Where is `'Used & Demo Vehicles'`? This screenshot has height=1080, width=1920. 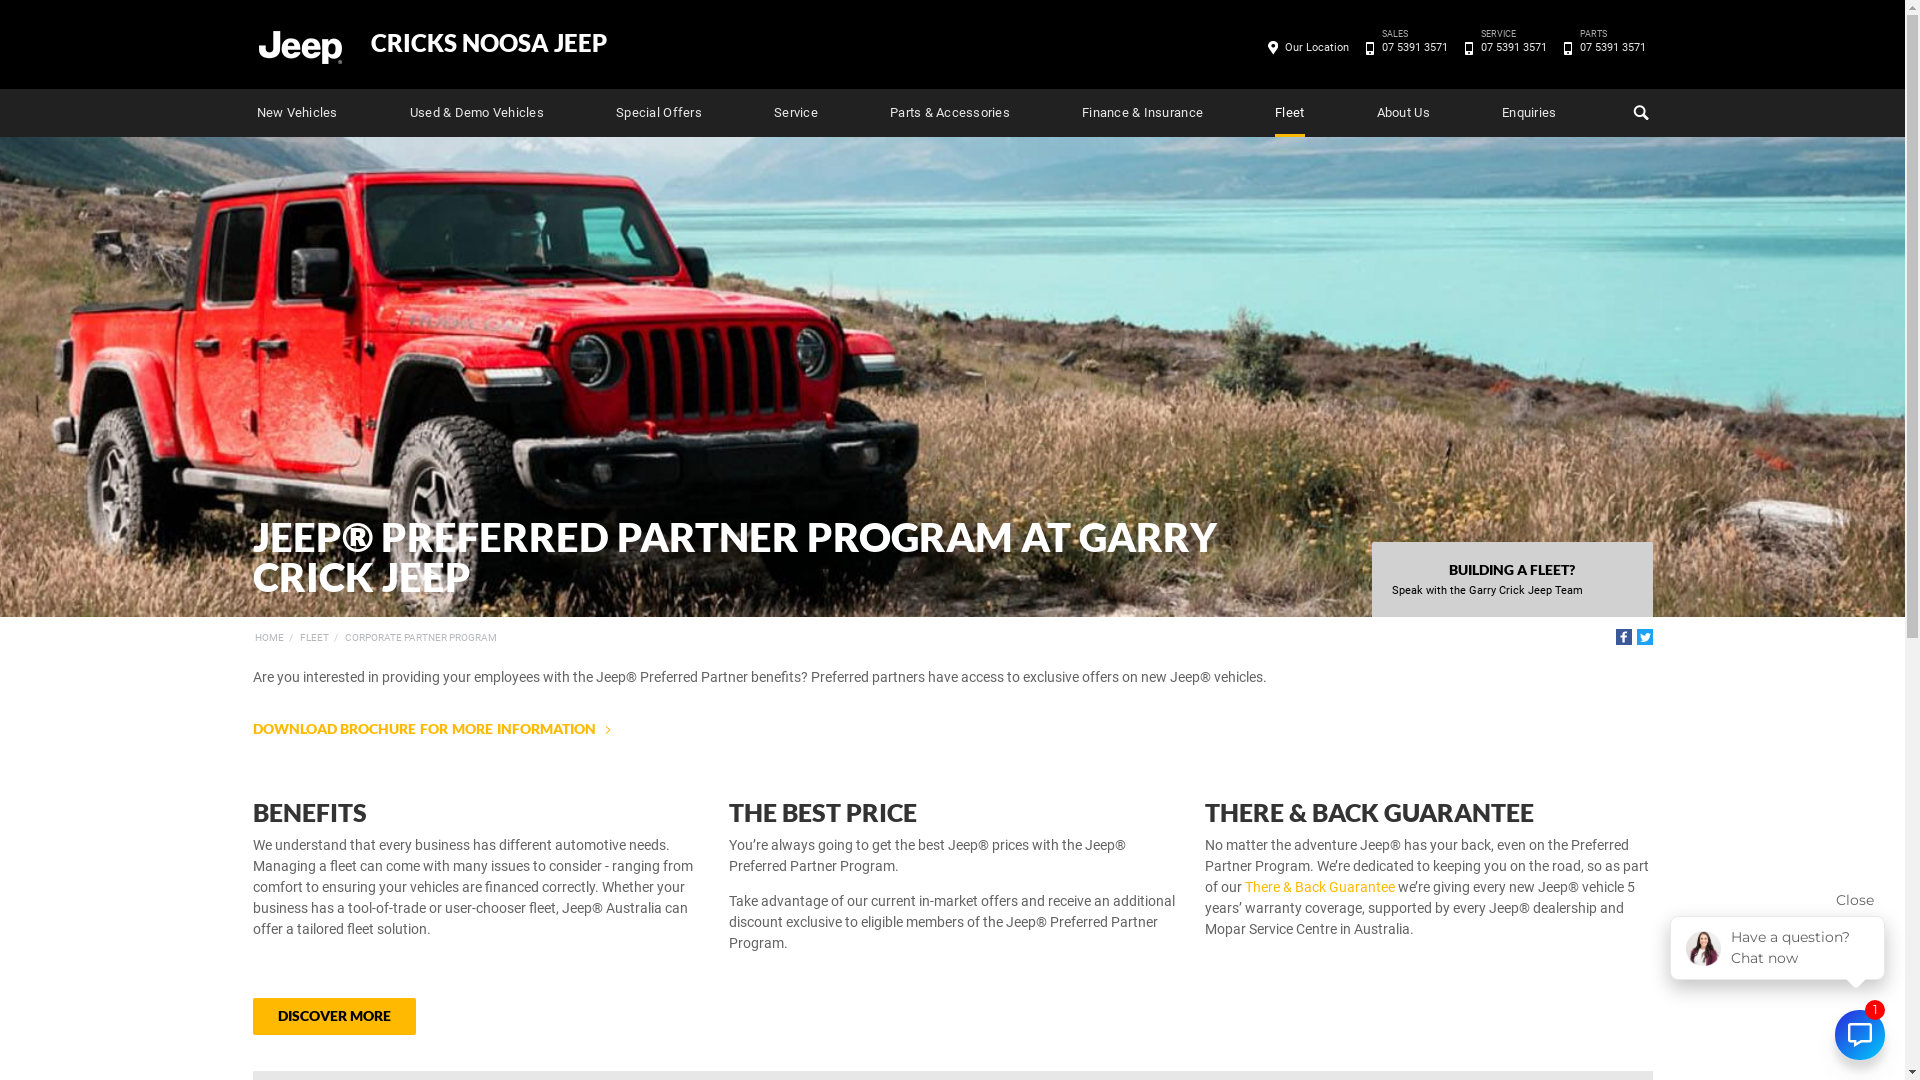
'Used & Demo Vehicles' is located at coordinates (475, 112).